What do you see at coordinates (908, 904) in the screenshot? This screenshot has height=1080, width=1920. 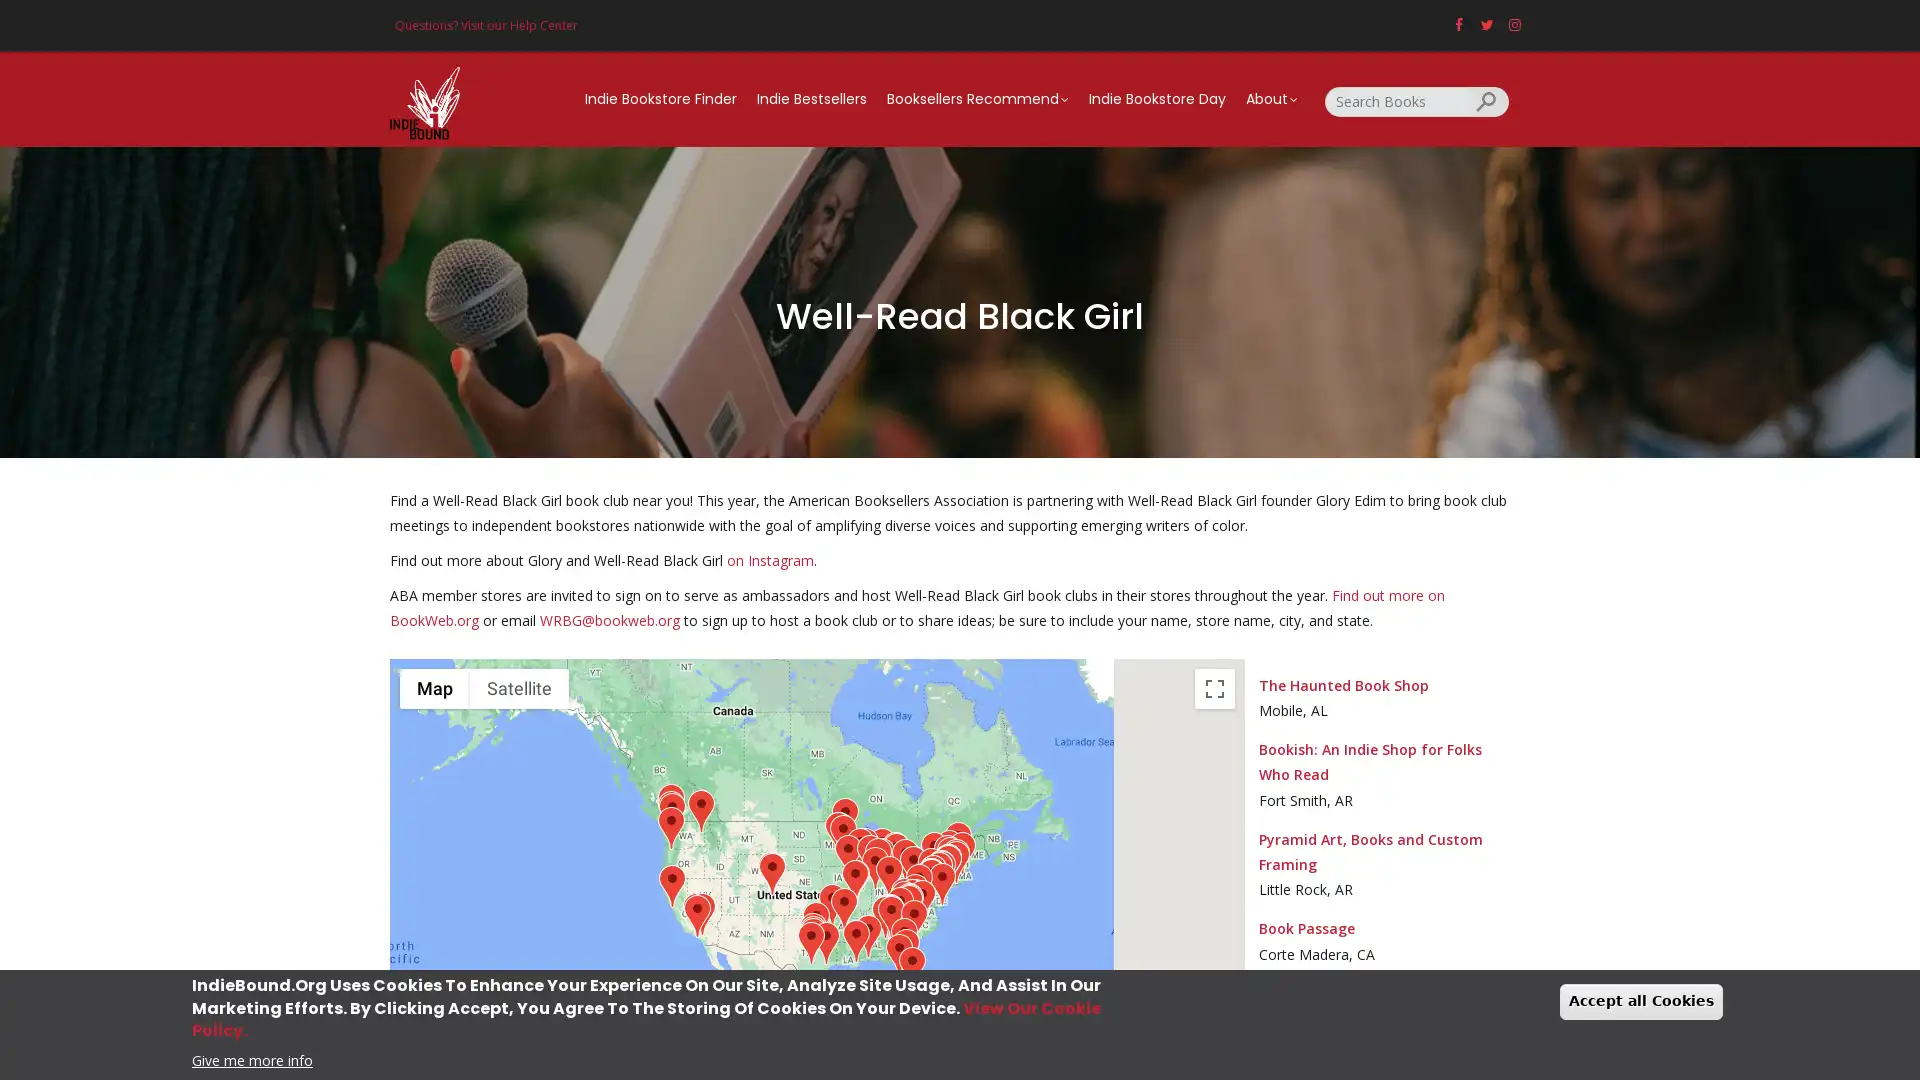 I see `The Urban Reader` at bounding box center [908, 904].